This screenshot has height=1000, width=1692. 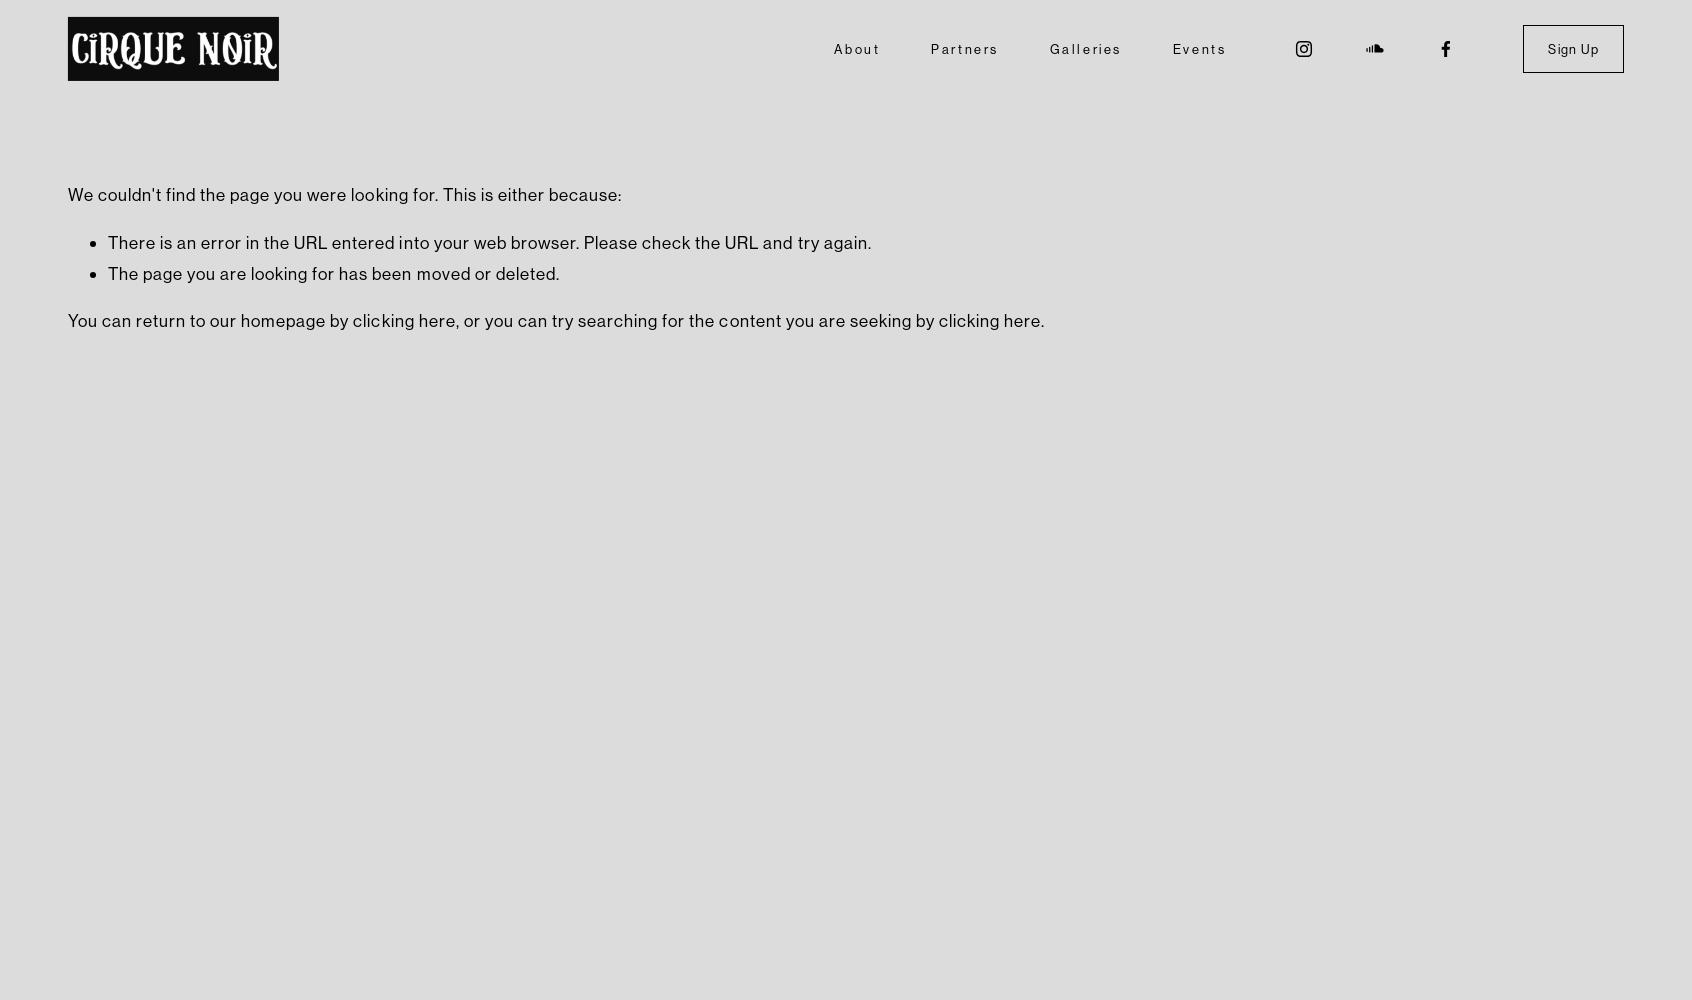 What do you see at coordinates (1572, 48) in the screenshot?
I see `'Sign Up'` at bounding box center [1572, 48].